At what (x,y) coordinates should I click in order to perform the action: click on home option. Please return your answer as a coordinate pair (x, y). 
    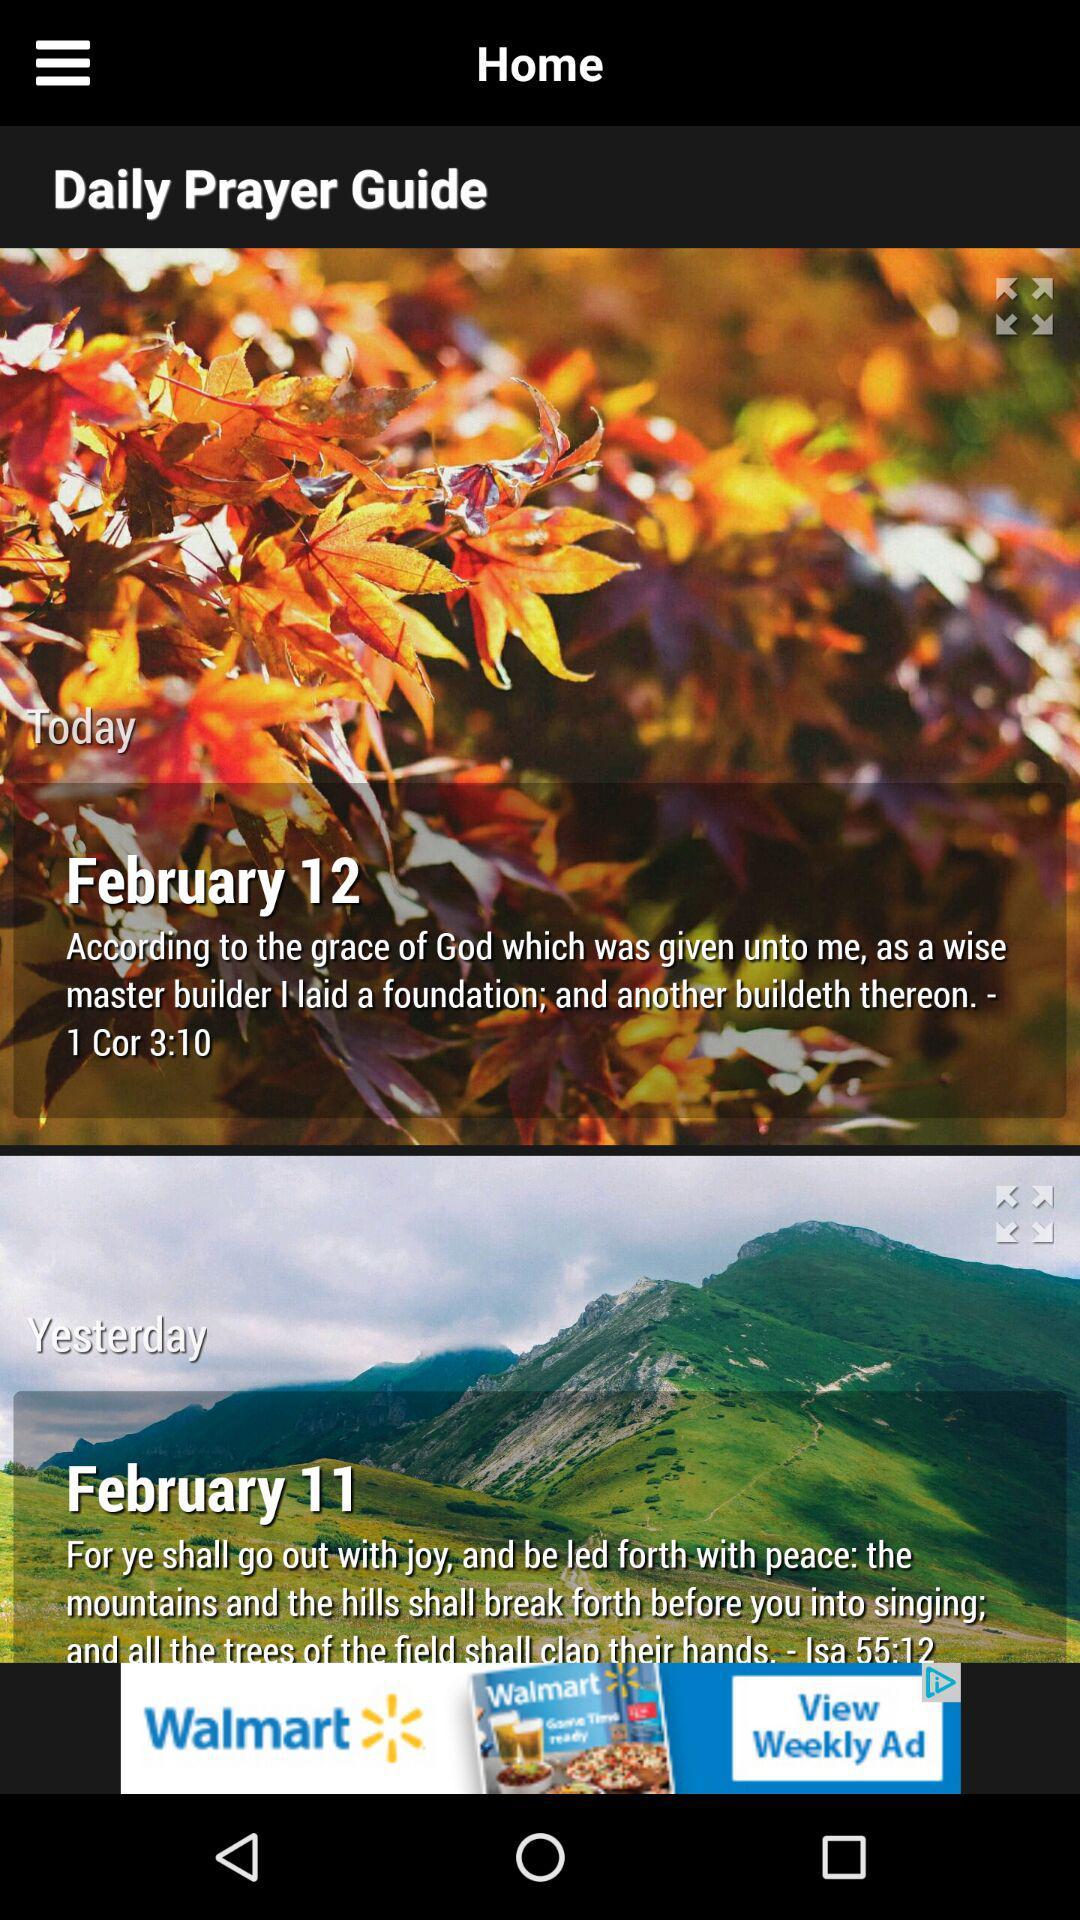
    Looking at the image, I should click on (1017, 62).